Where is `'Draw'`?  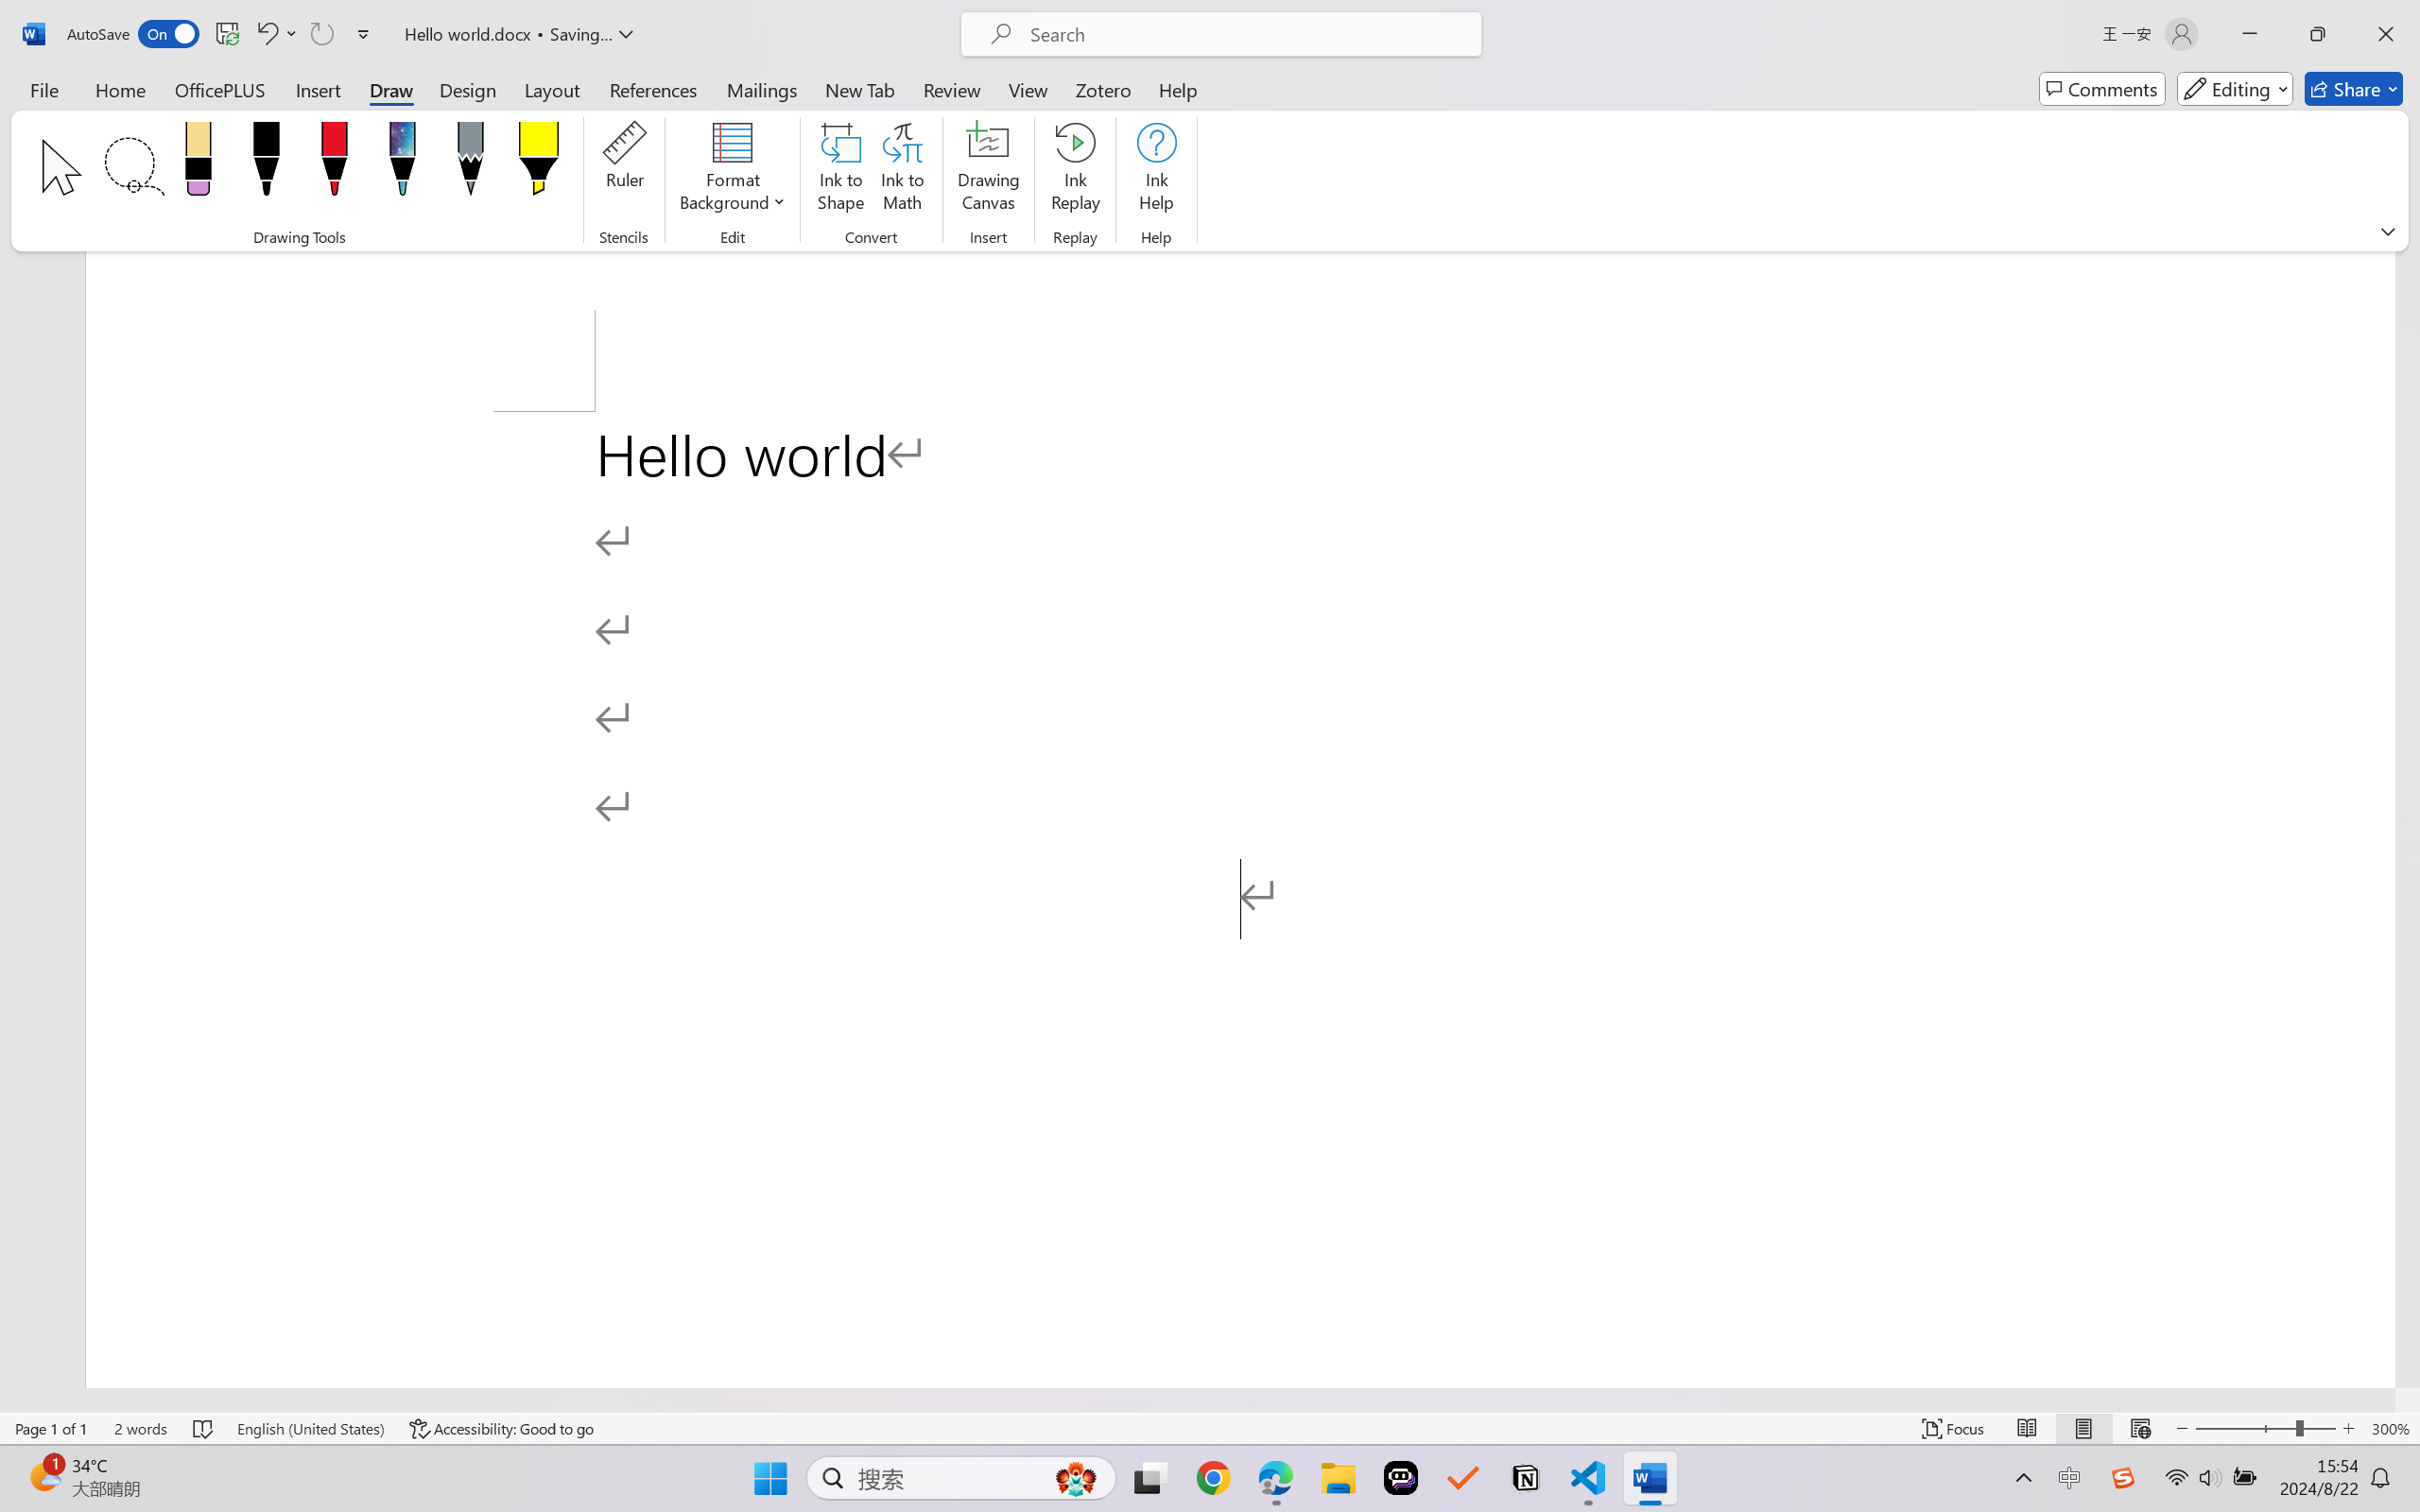 'Draw' is located at coordinates (391, 88).